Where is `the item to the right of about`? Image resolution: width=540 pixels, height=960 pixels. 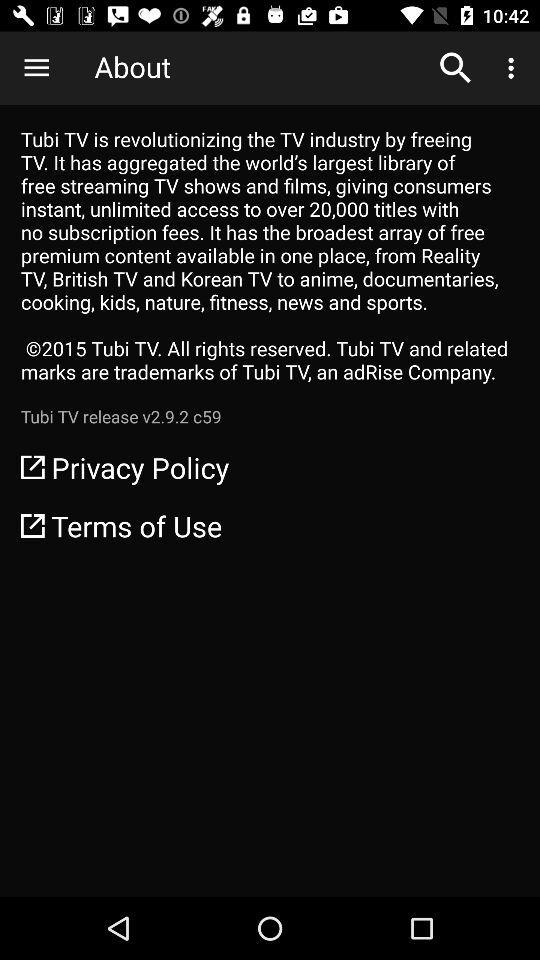
the item to the right of about is located at coordinates (455, 68).